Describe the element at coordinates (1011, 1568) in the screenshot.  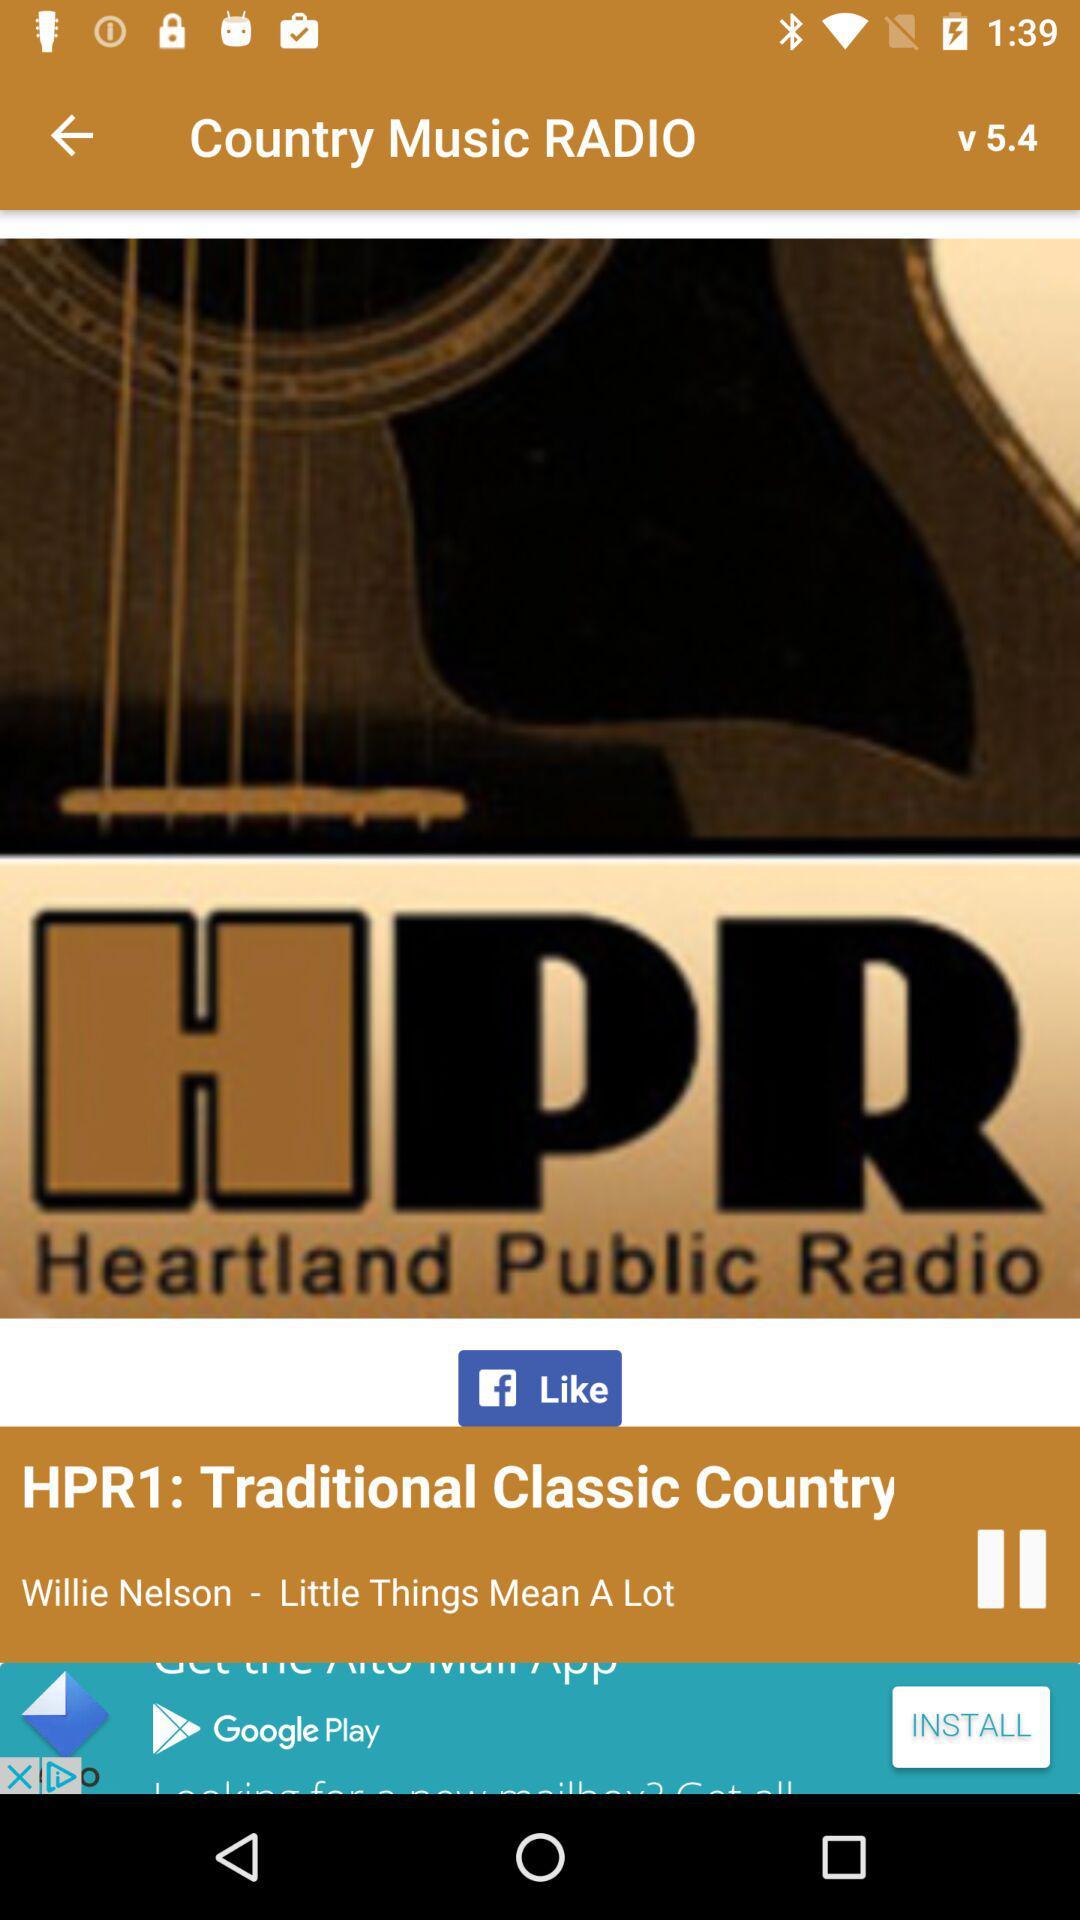
I see `the pause icon` at that location.